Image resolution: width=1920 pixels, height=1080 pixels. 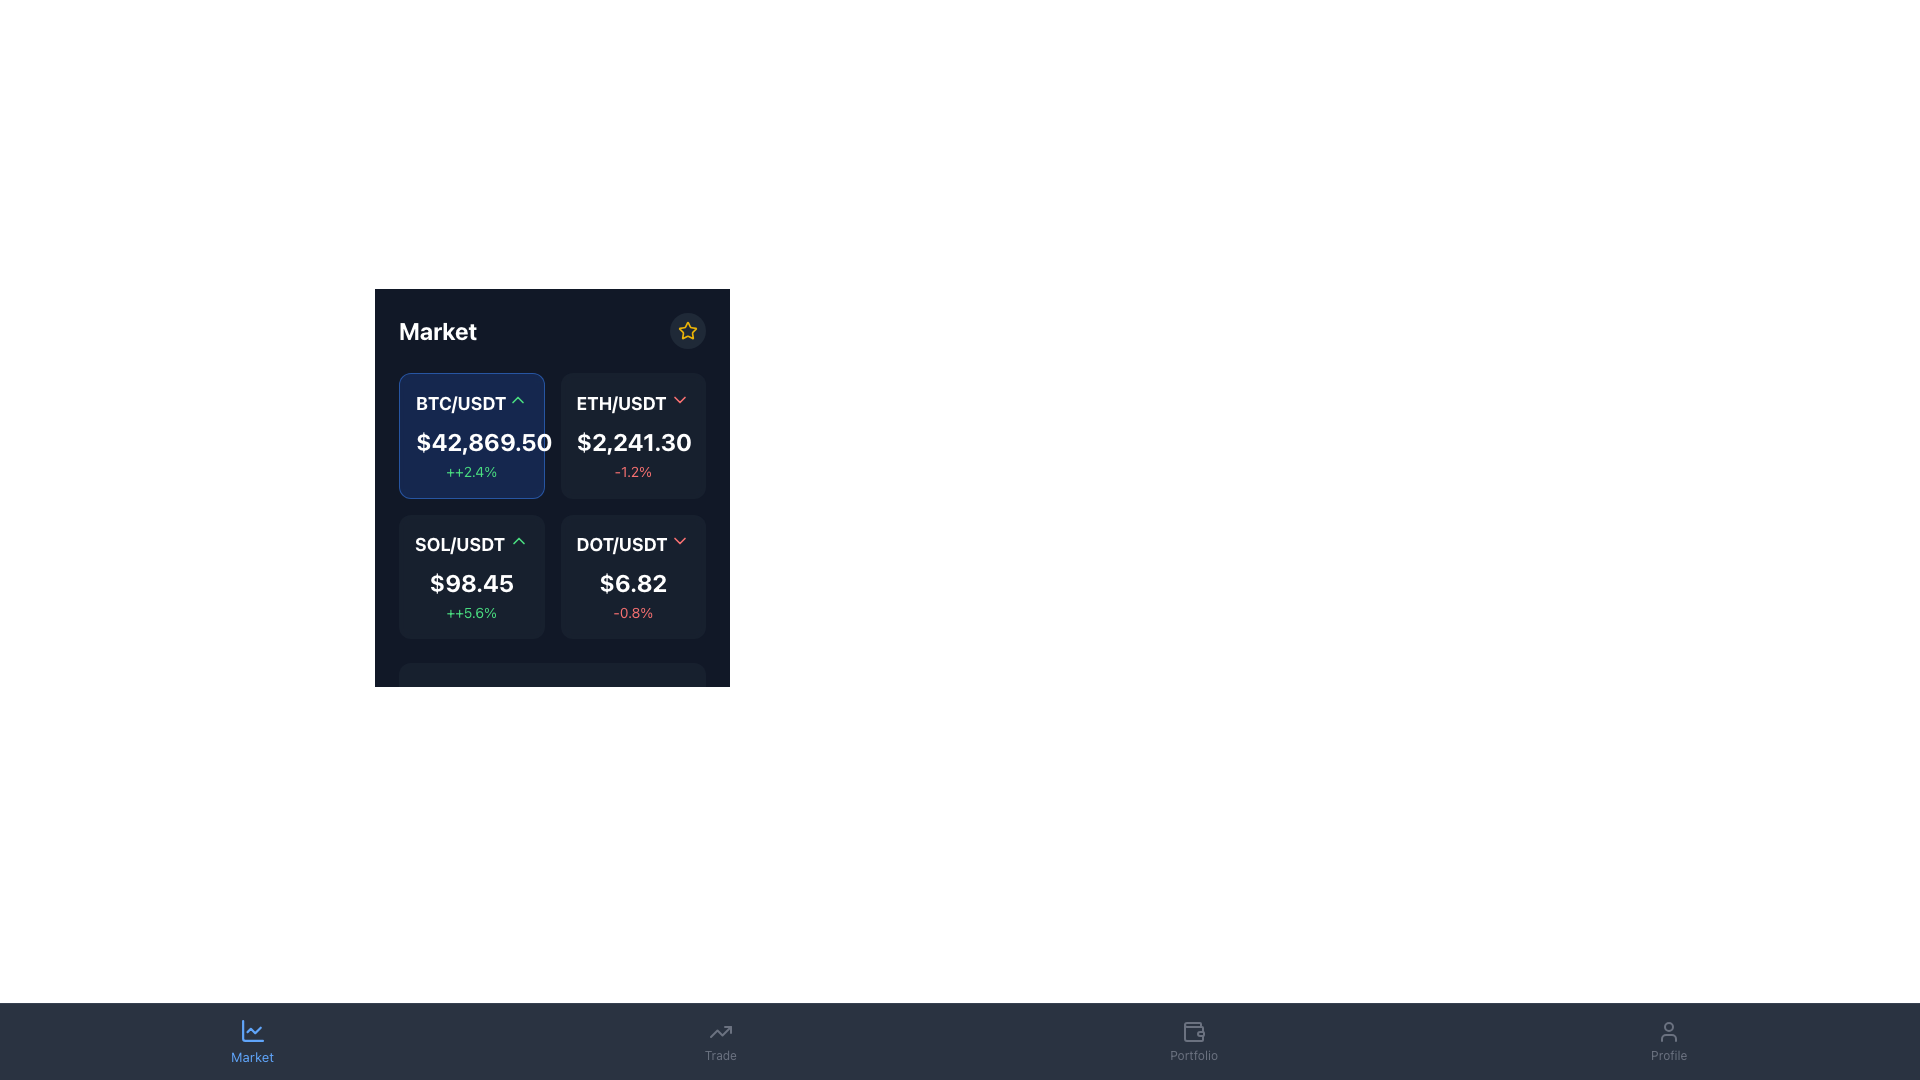 What do you see at coordinates (470, 582) in the screenshot?
I see `the monetary value label displaying '$98.45', which is positioned below the 'SOL/USDT' label and above the percentage text '++5.6%'` at bounding box center [470, 582].